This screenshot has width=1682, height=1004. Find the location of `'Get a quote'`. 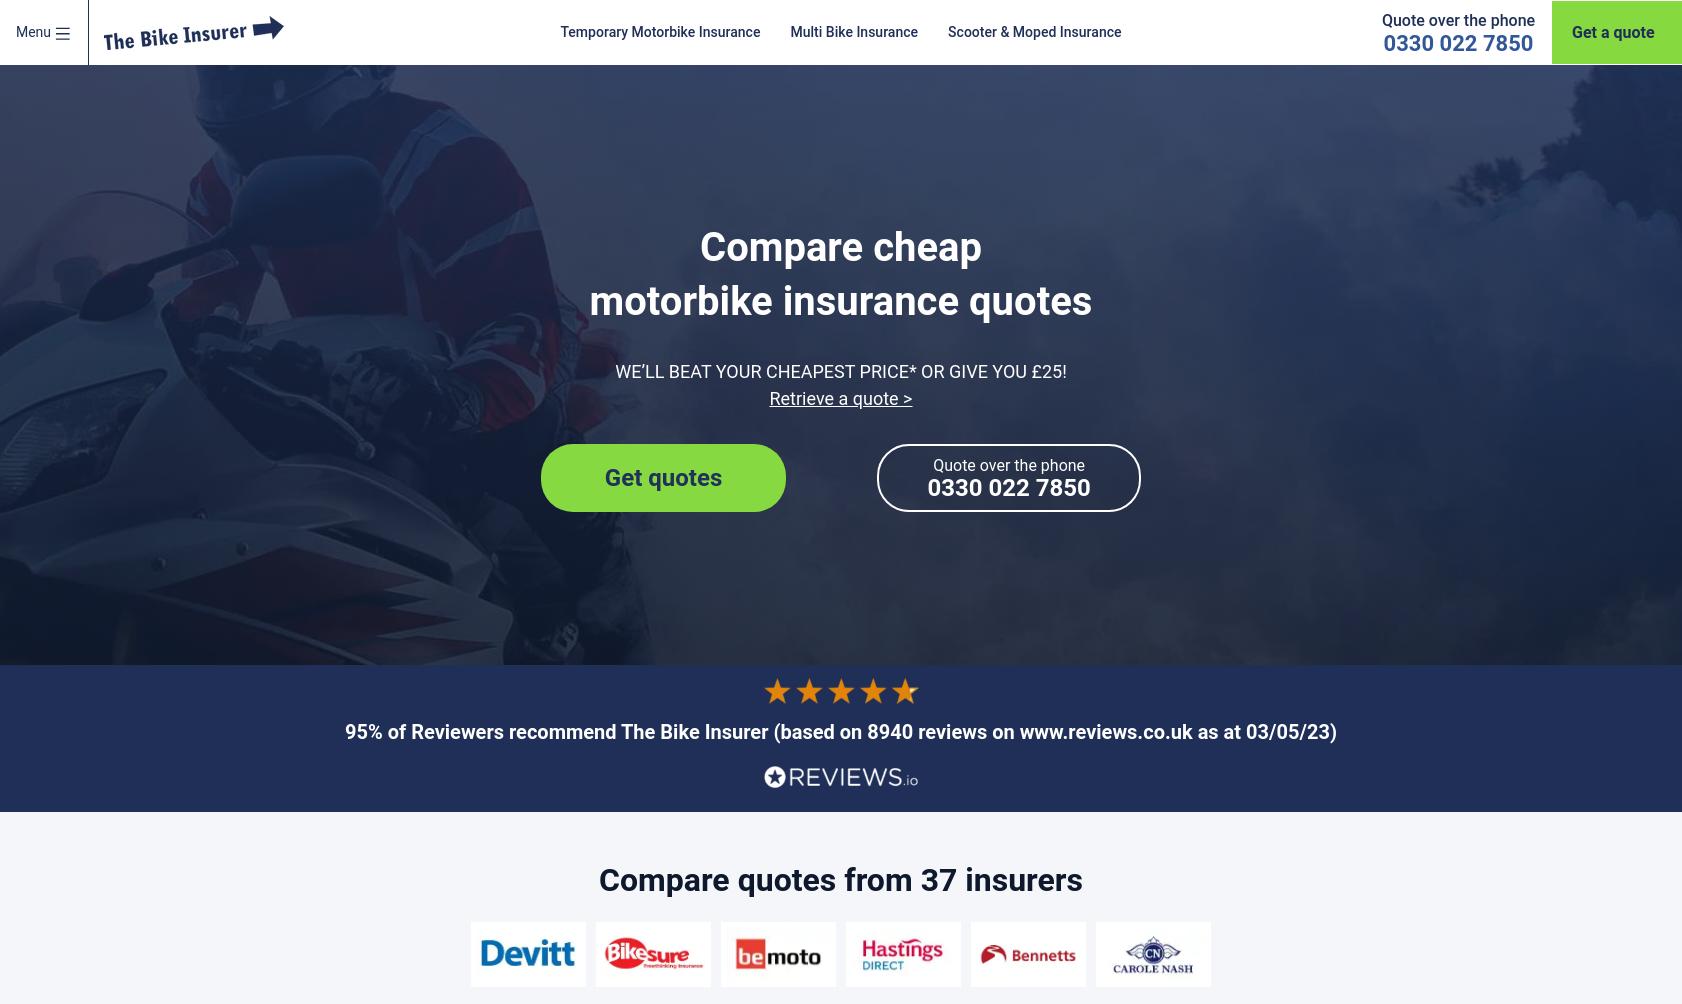

'Get a quote' is located at coordinates (1571, 32).